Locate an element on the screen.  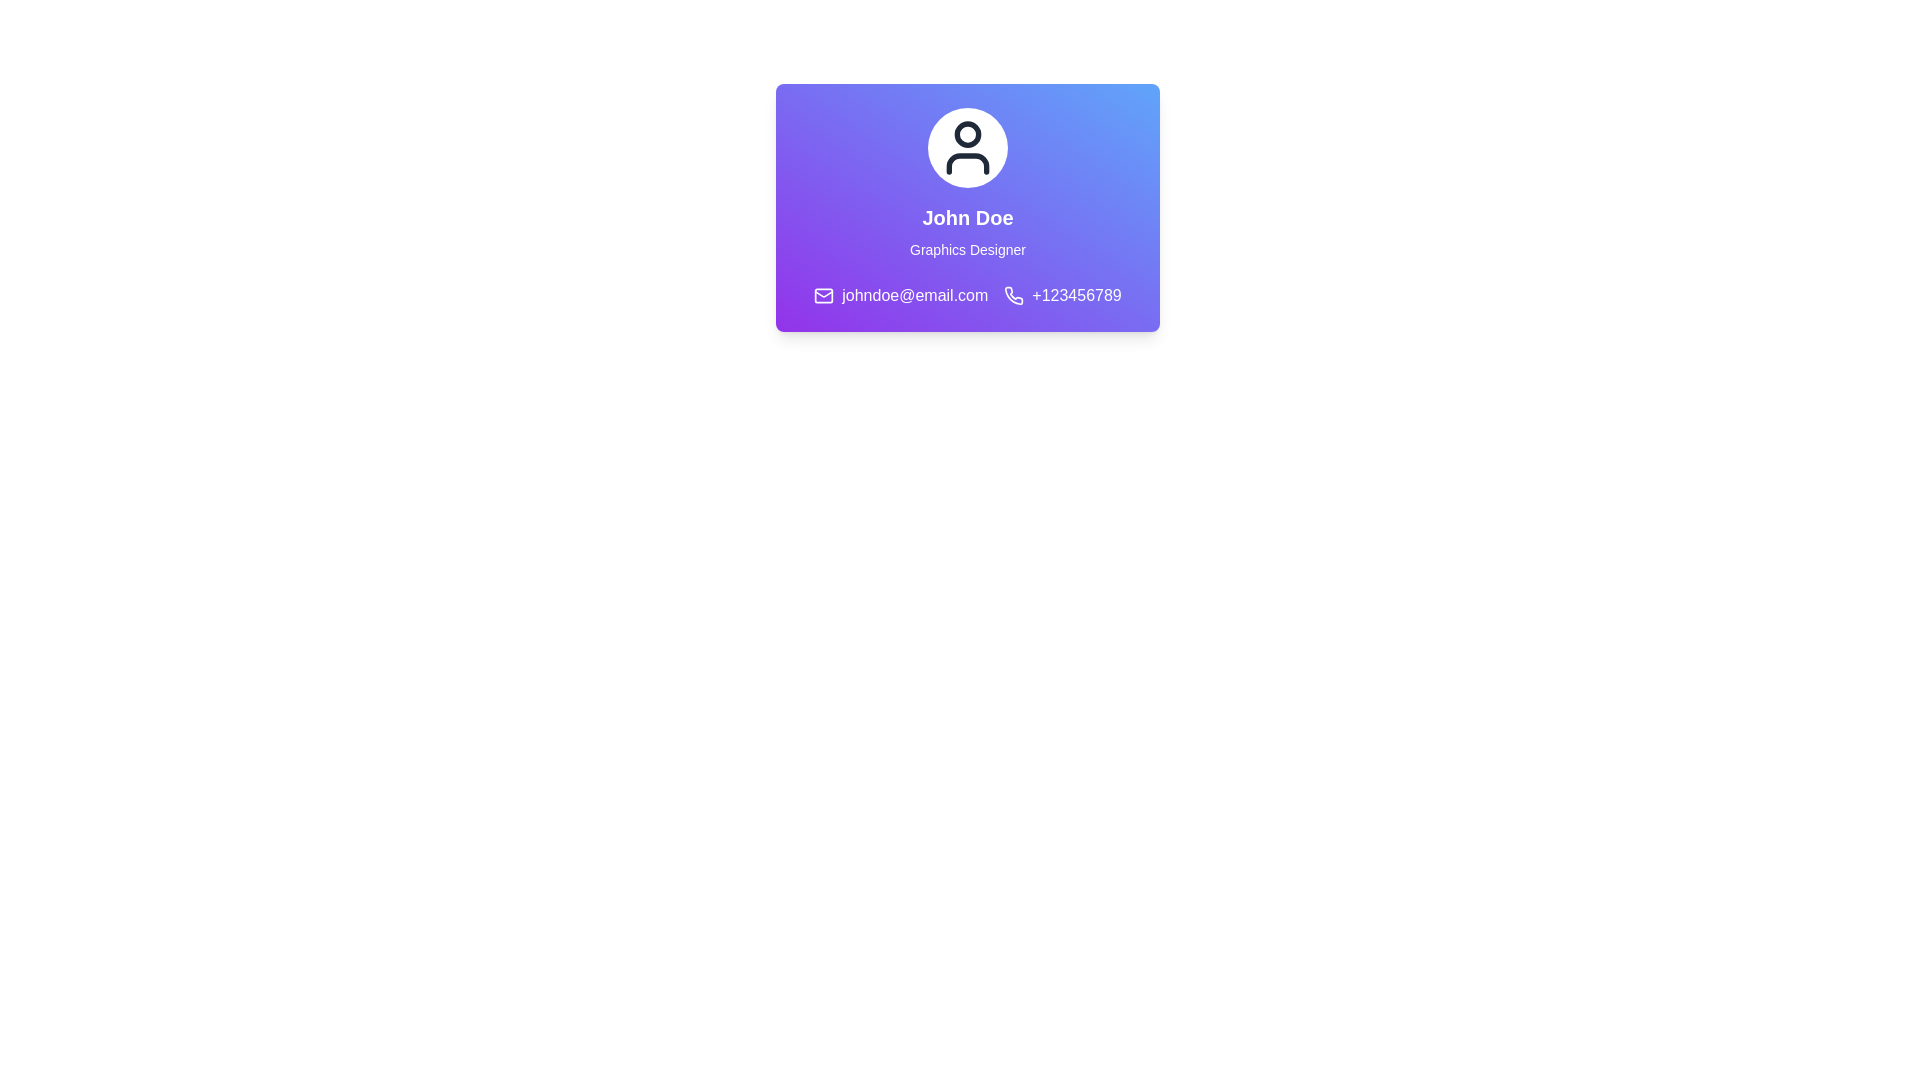
the Text Display with Icon that shows the phone number '+123456789' displayed in white text on a gradient purple background, located to the right of the email address 'johndoe@email.com' is located at coordinates (1062, 296).